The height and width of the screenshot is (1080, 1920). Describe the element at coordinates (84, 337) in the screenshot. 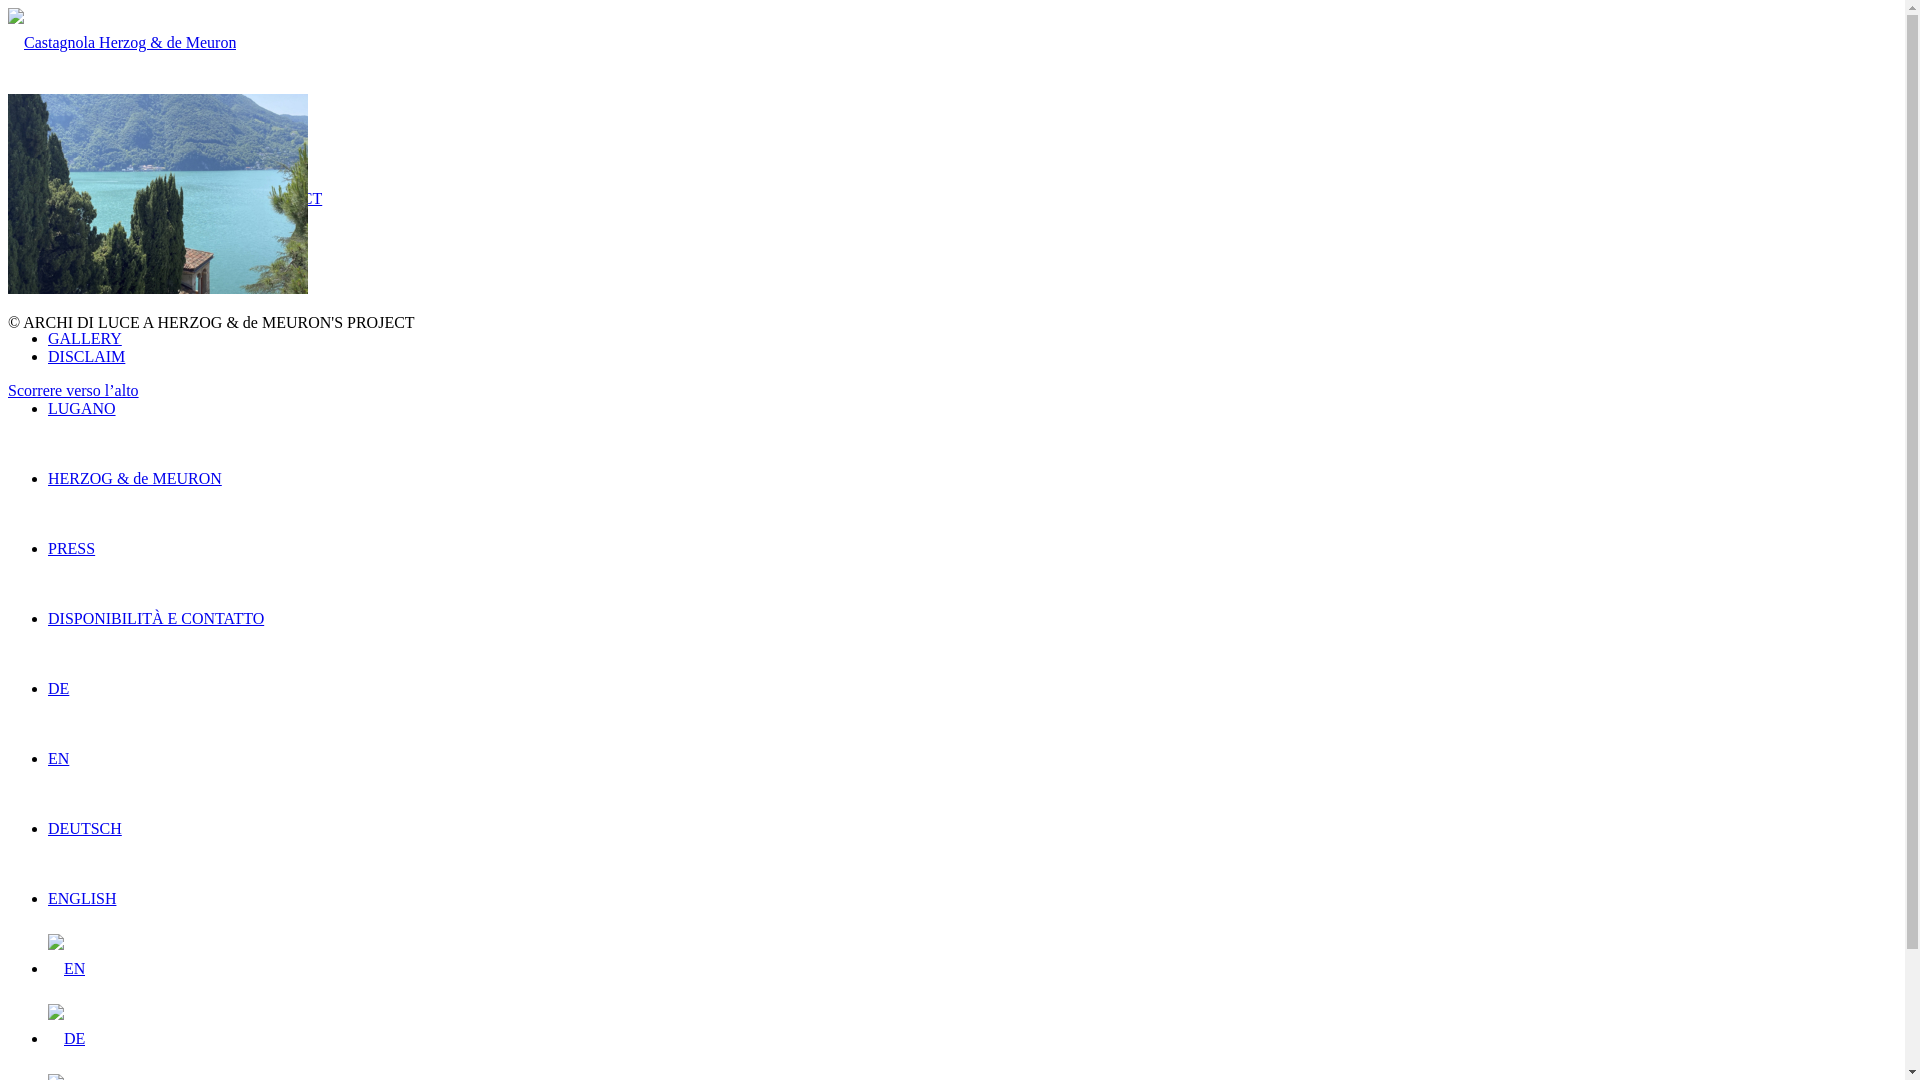

I see `'GALLERY'` at that location.